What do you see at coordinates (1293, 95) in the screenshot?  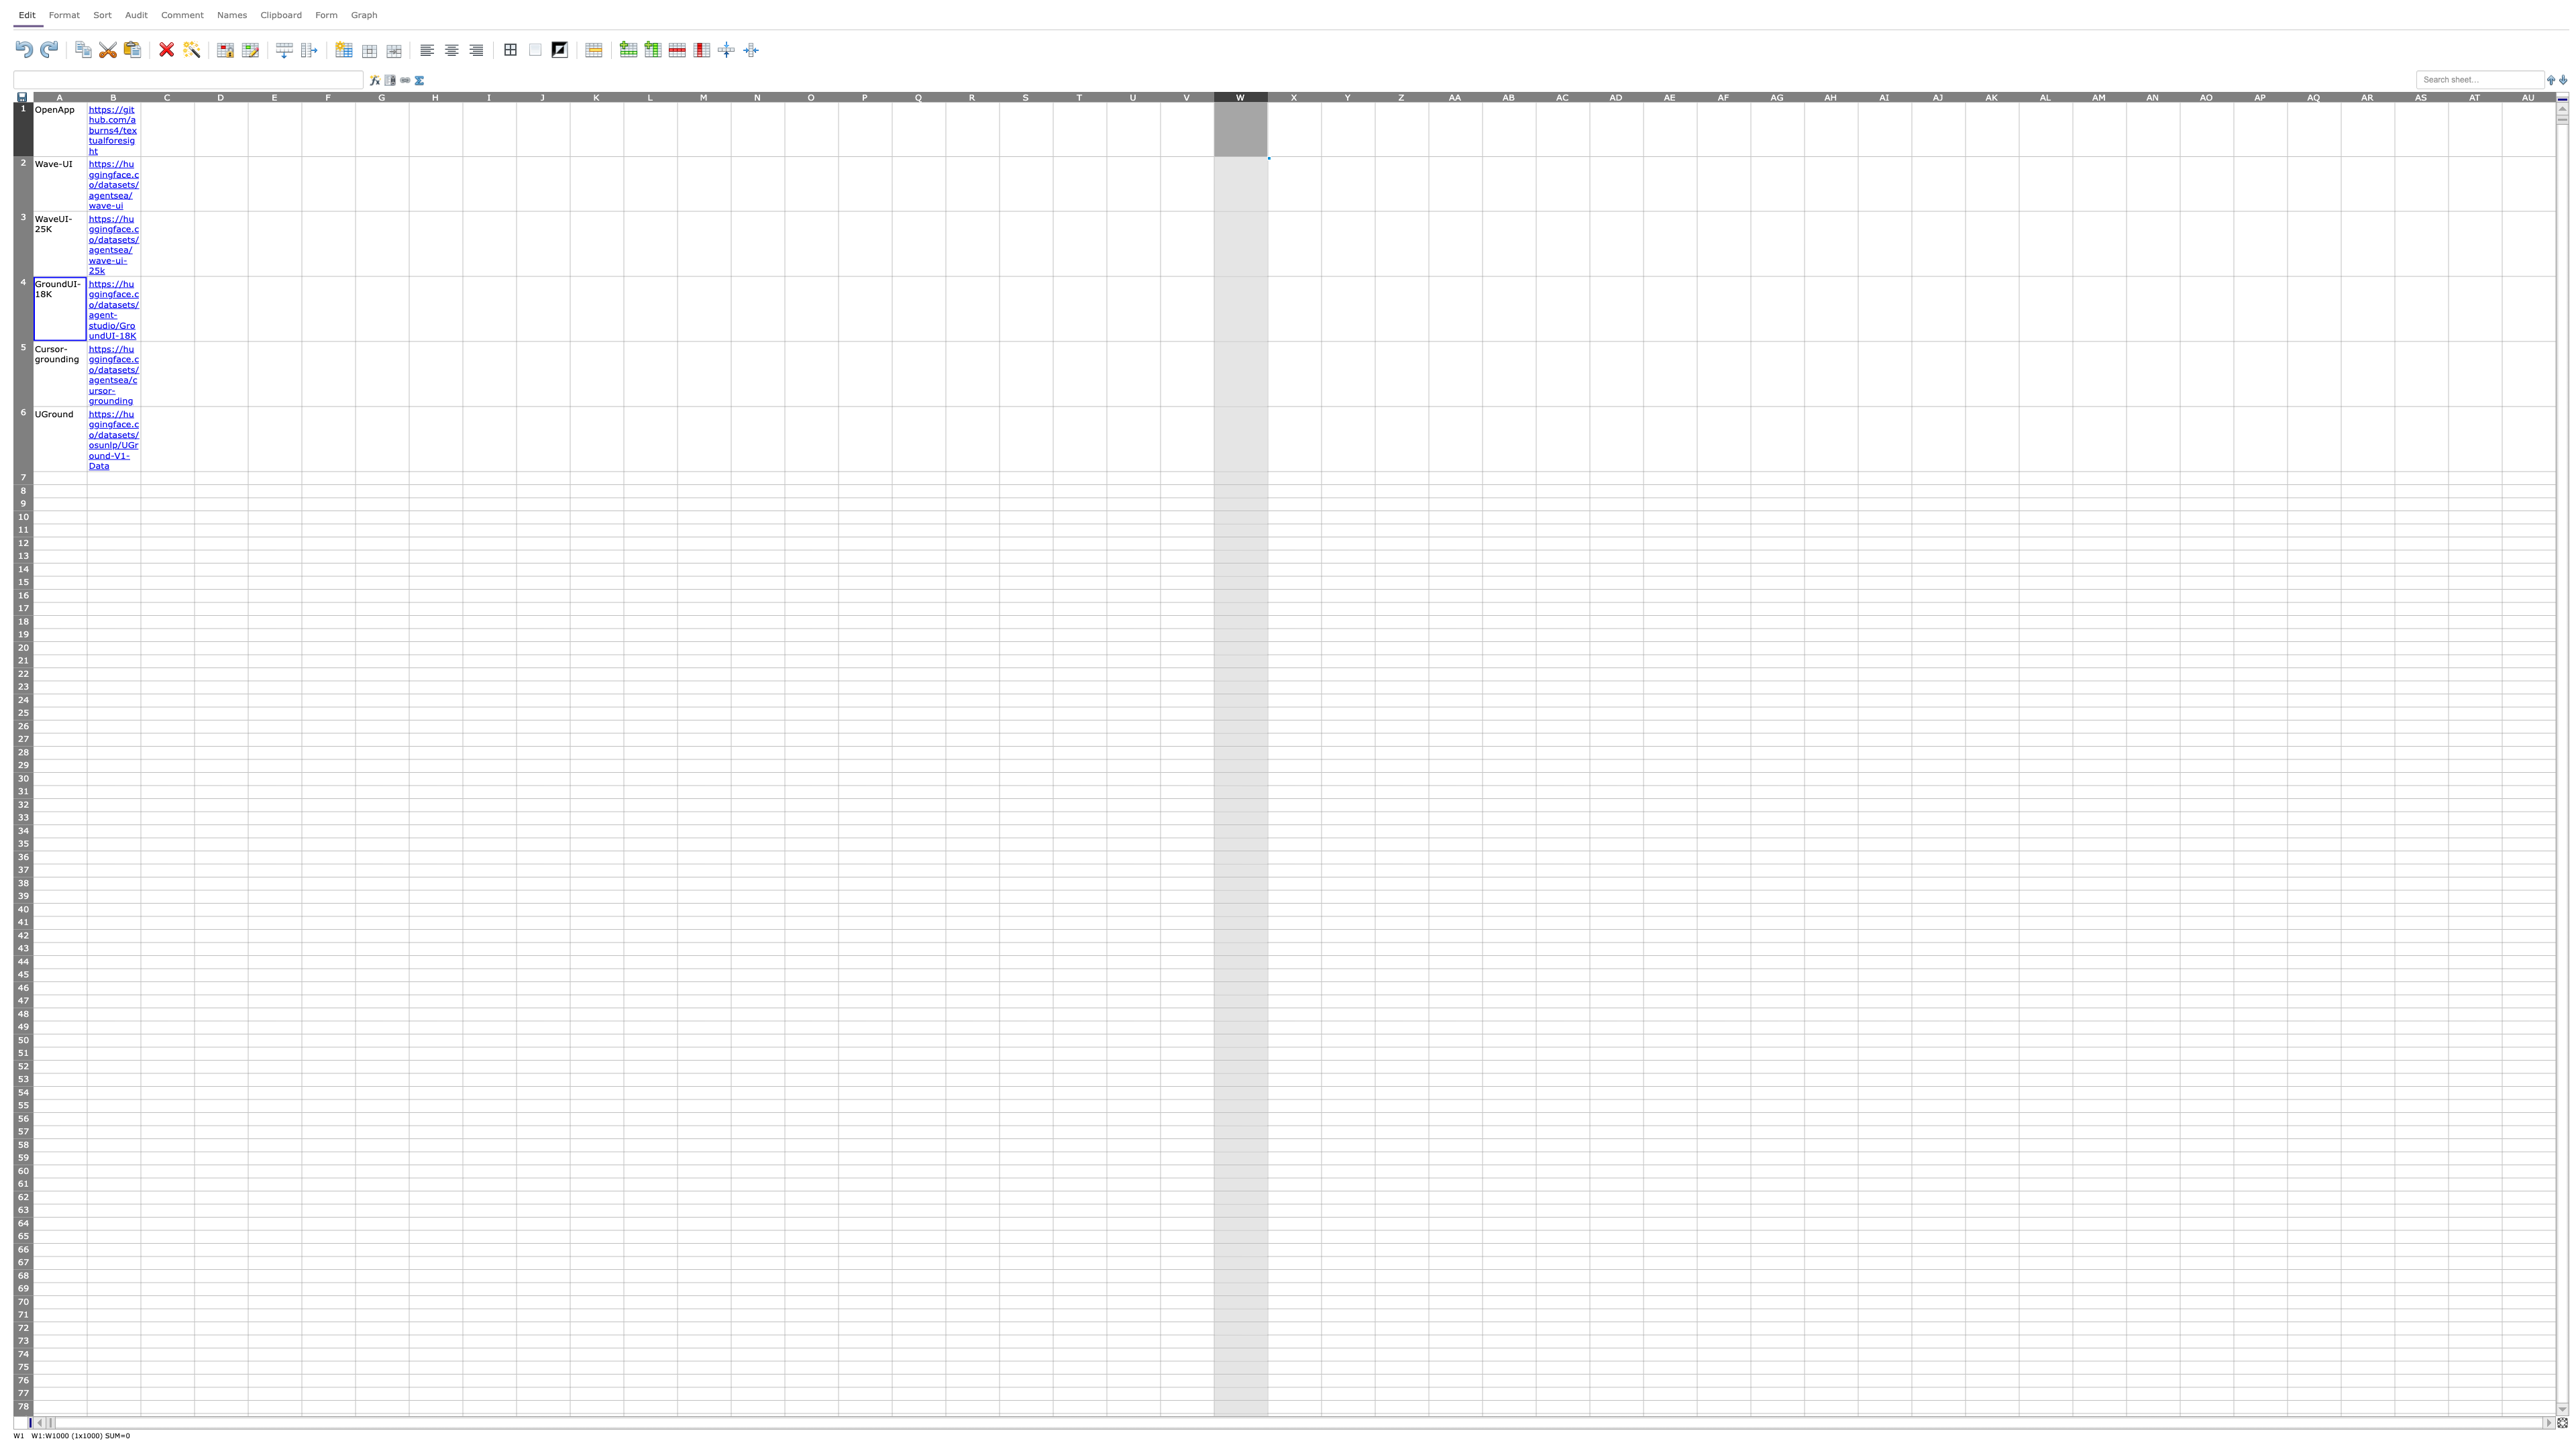 I see `column X` at bounding box center [1293, 95].